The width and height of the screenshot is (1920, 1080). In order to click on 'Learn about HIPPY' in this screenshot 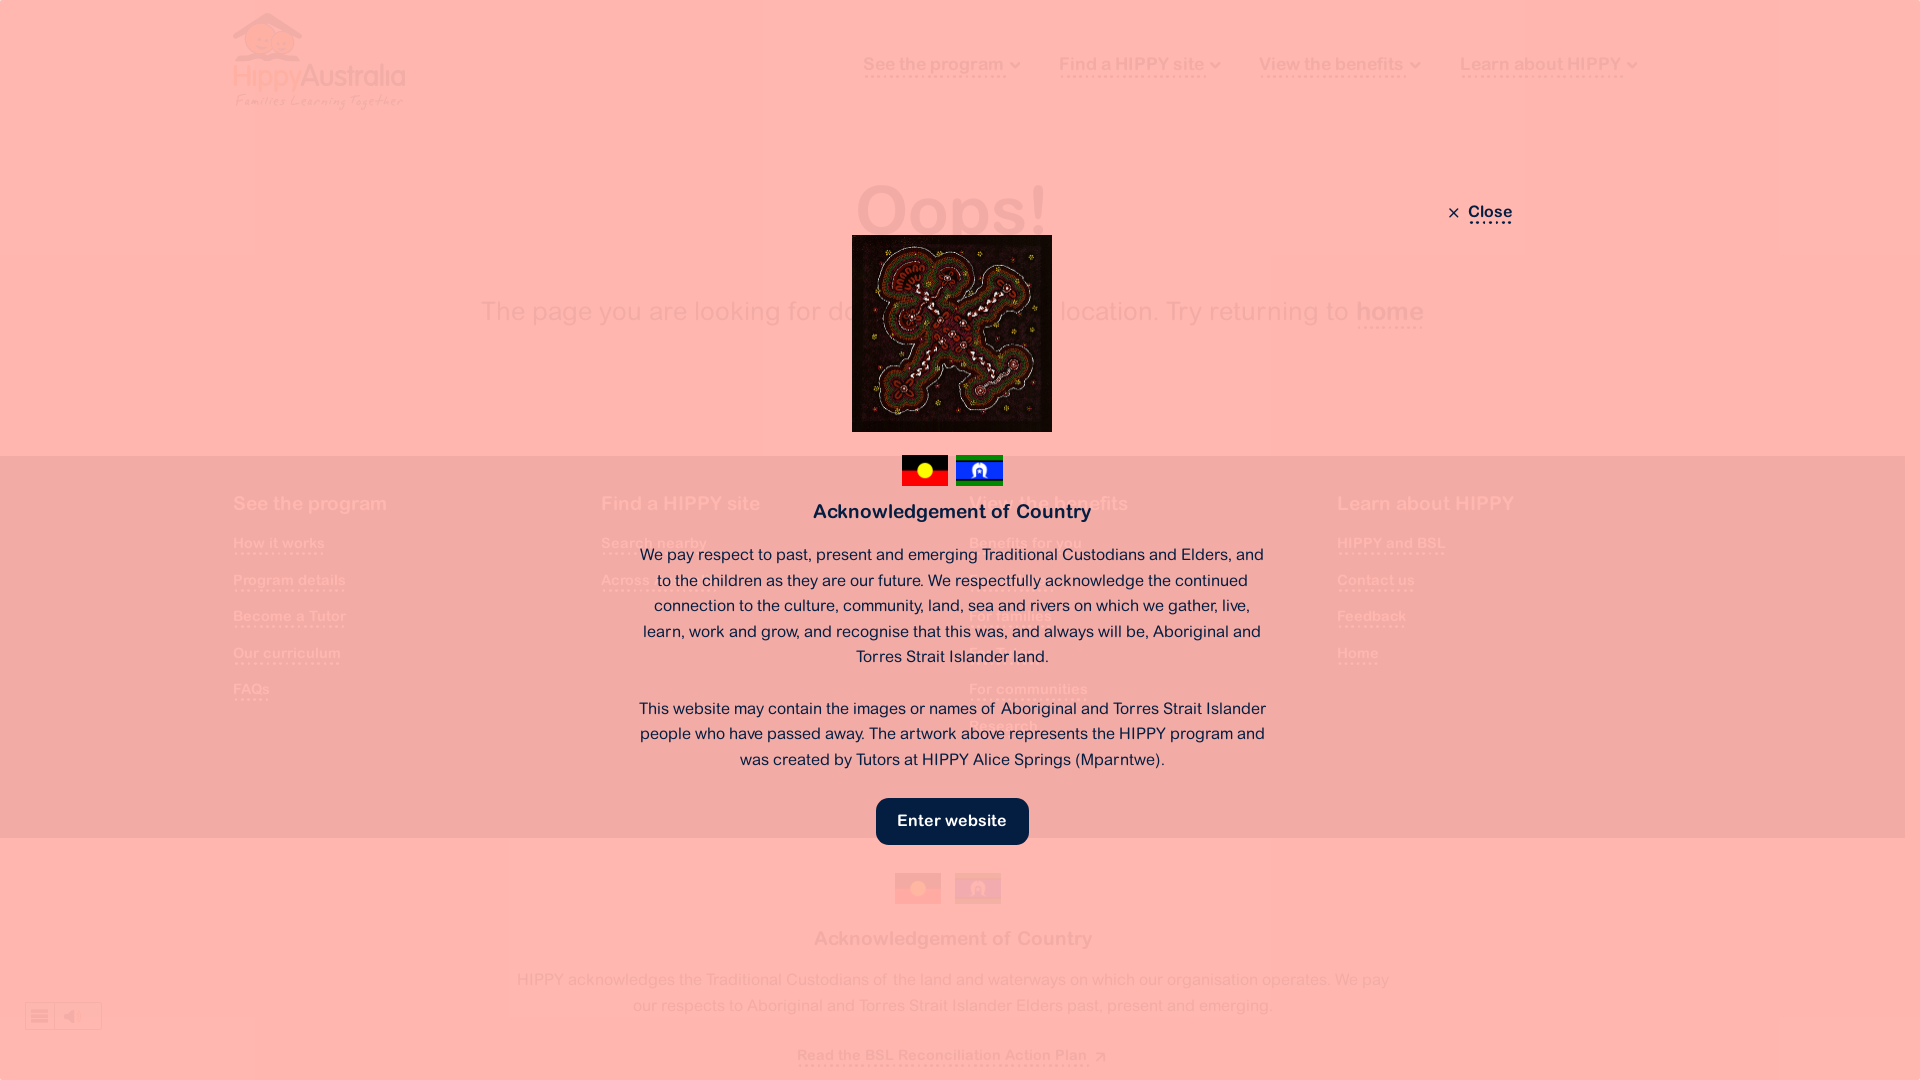, I will do `click(1547, 63)`.